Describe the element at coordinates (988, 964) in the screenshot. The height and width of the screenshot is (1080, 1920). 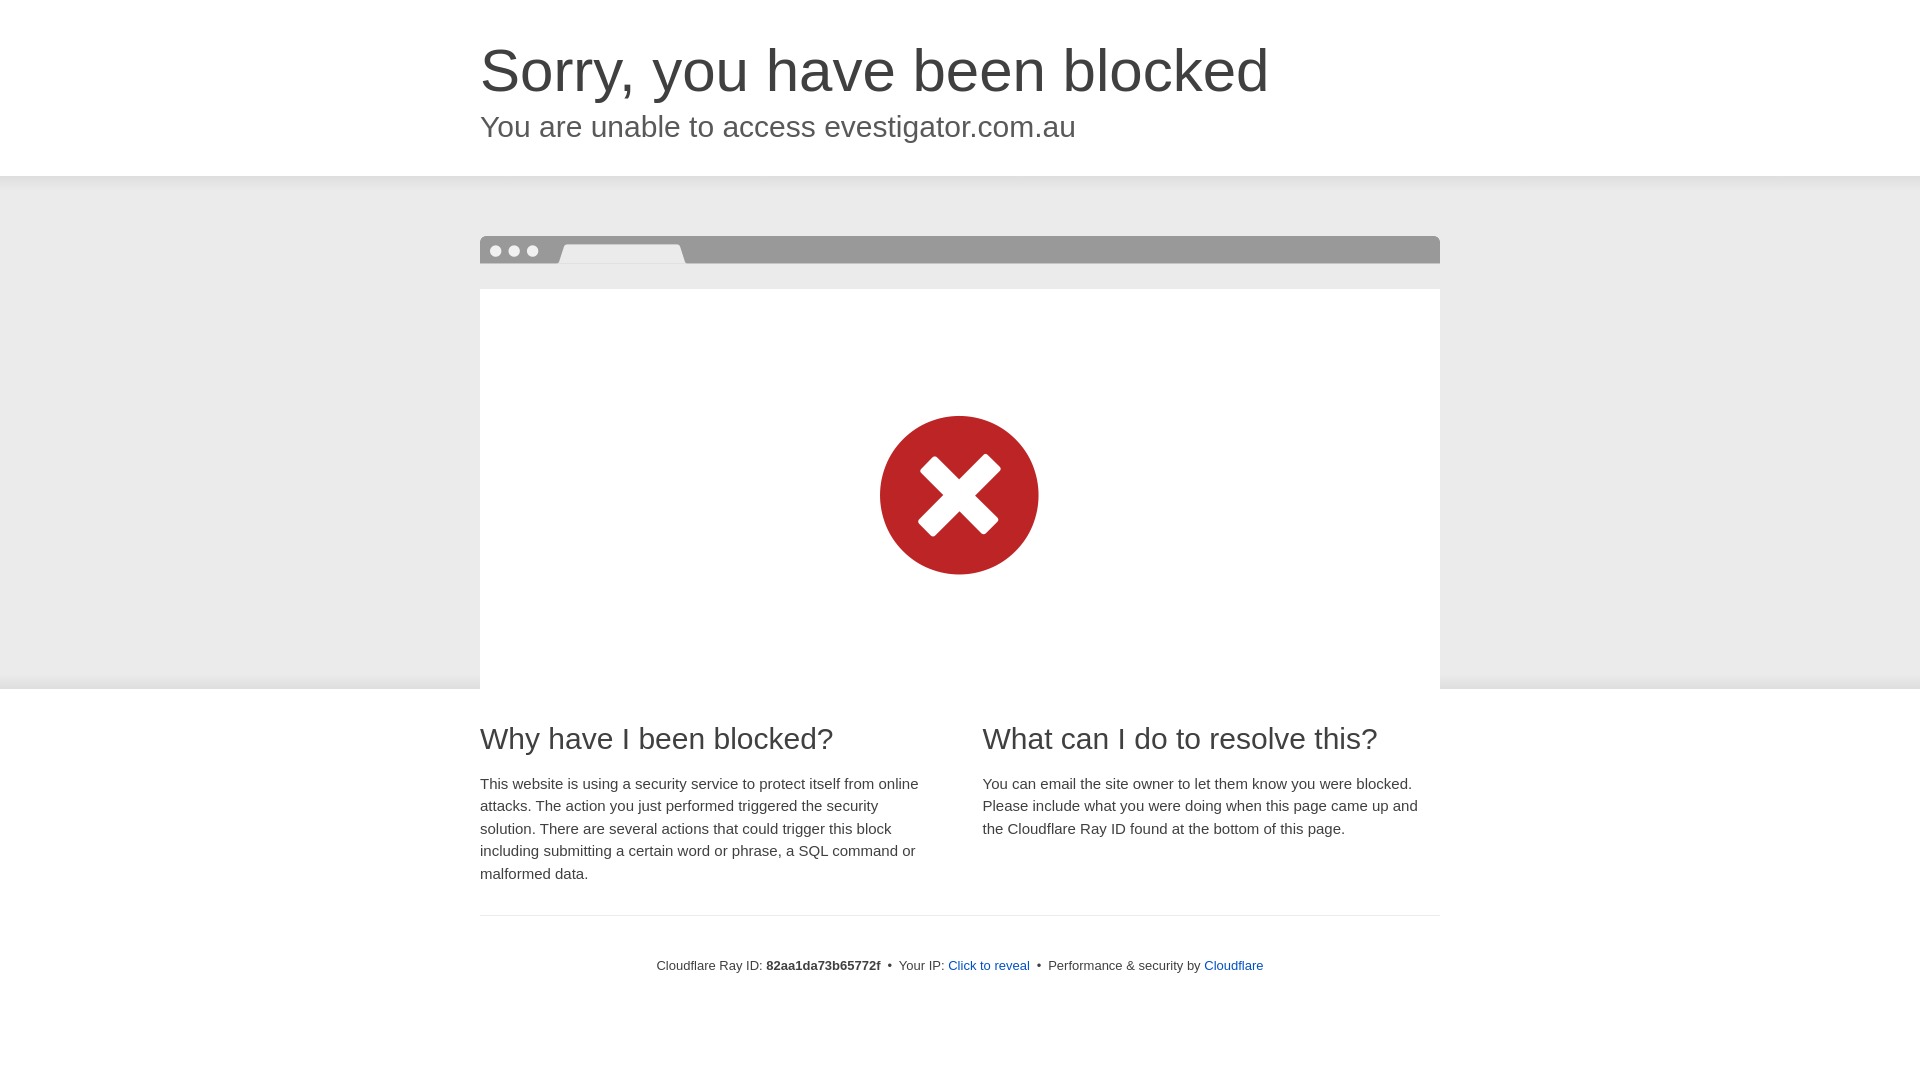
I see `'Click to reveal'` at that location.